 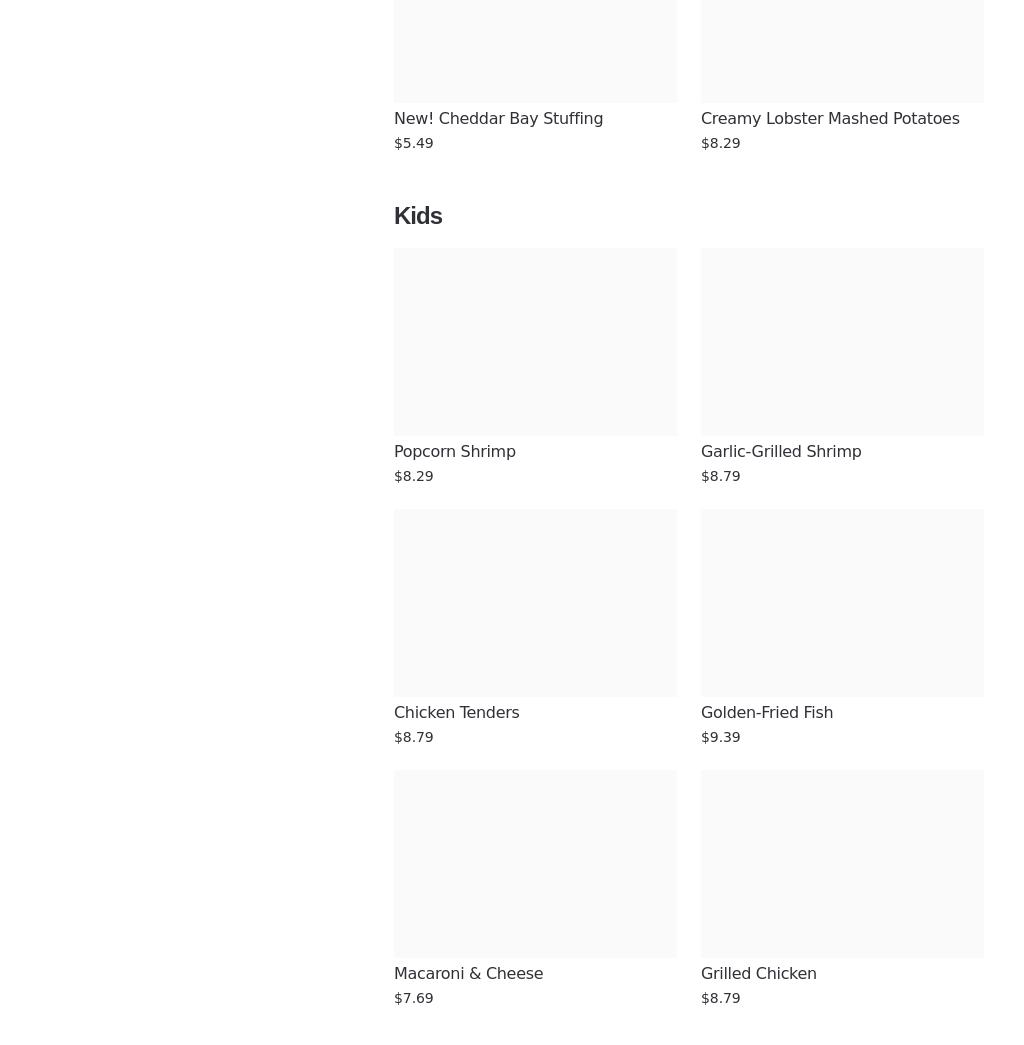 I want to click on 'Macaroni & Cheese', so click(x=393, y=972).